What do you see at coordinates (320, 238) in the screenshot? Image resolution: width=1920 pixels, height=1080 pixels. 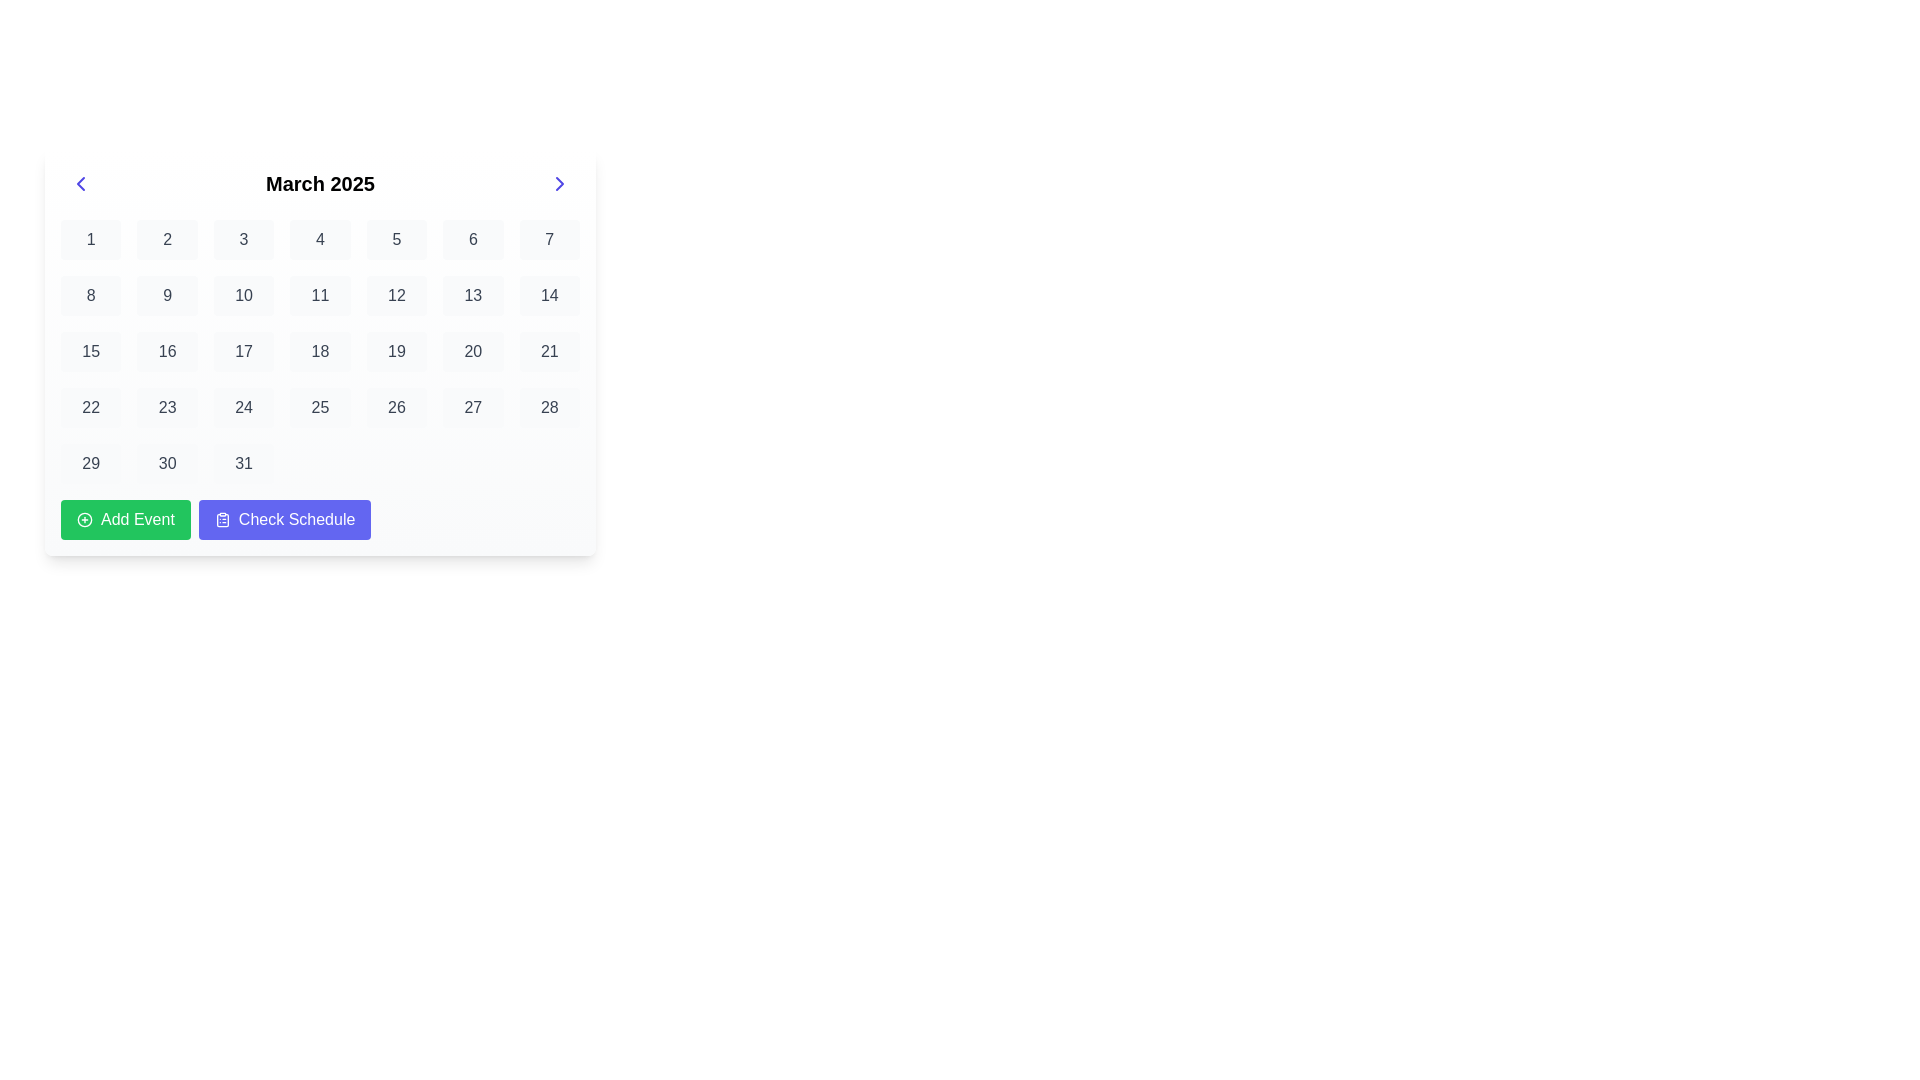 I see `the button representing the fourth day in the March 2025 calendar grid` at bounding box center [320, 238].